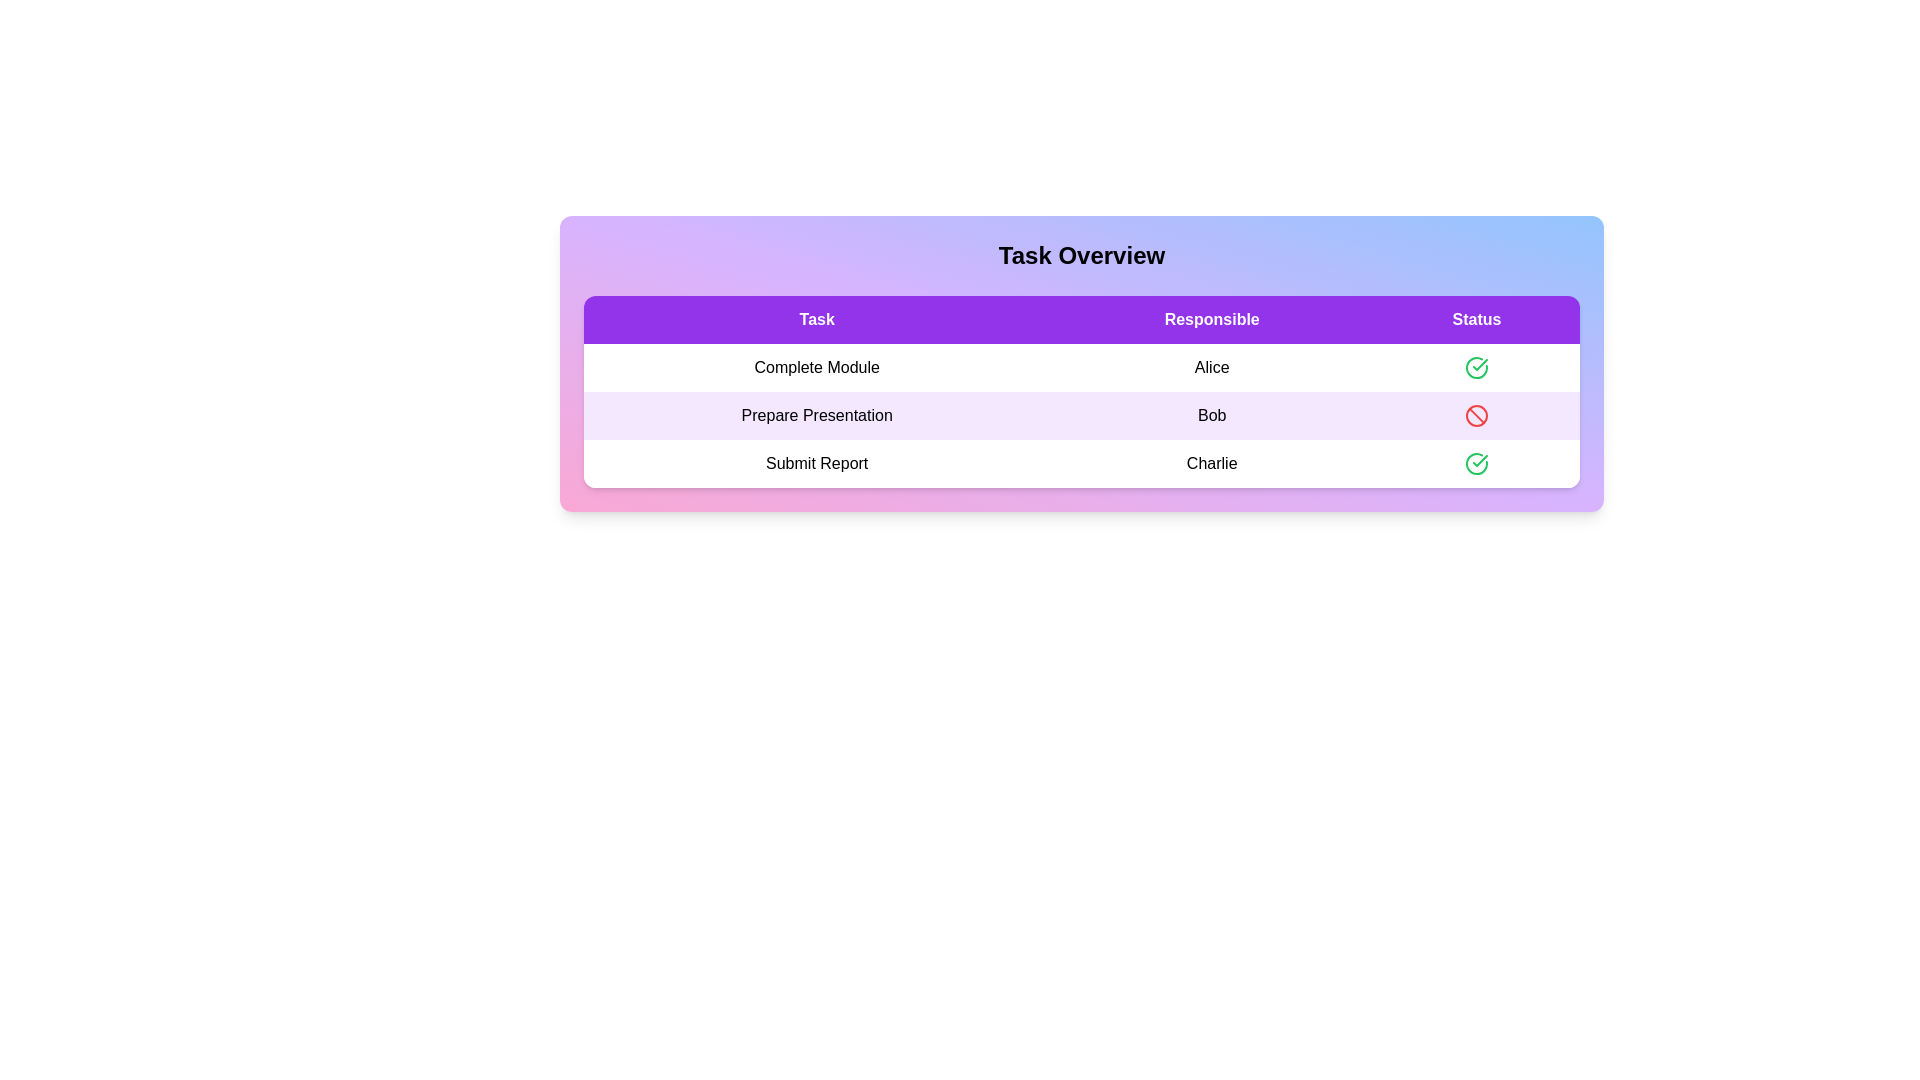 The width and height of the screenshot is (1920, 1080). Describe the element at coordinates (1211, 463) in the screenshot. I see `the static text label displaying 'Charlie', which indicates the responsible person for the 'Submit Report' task` at that location.